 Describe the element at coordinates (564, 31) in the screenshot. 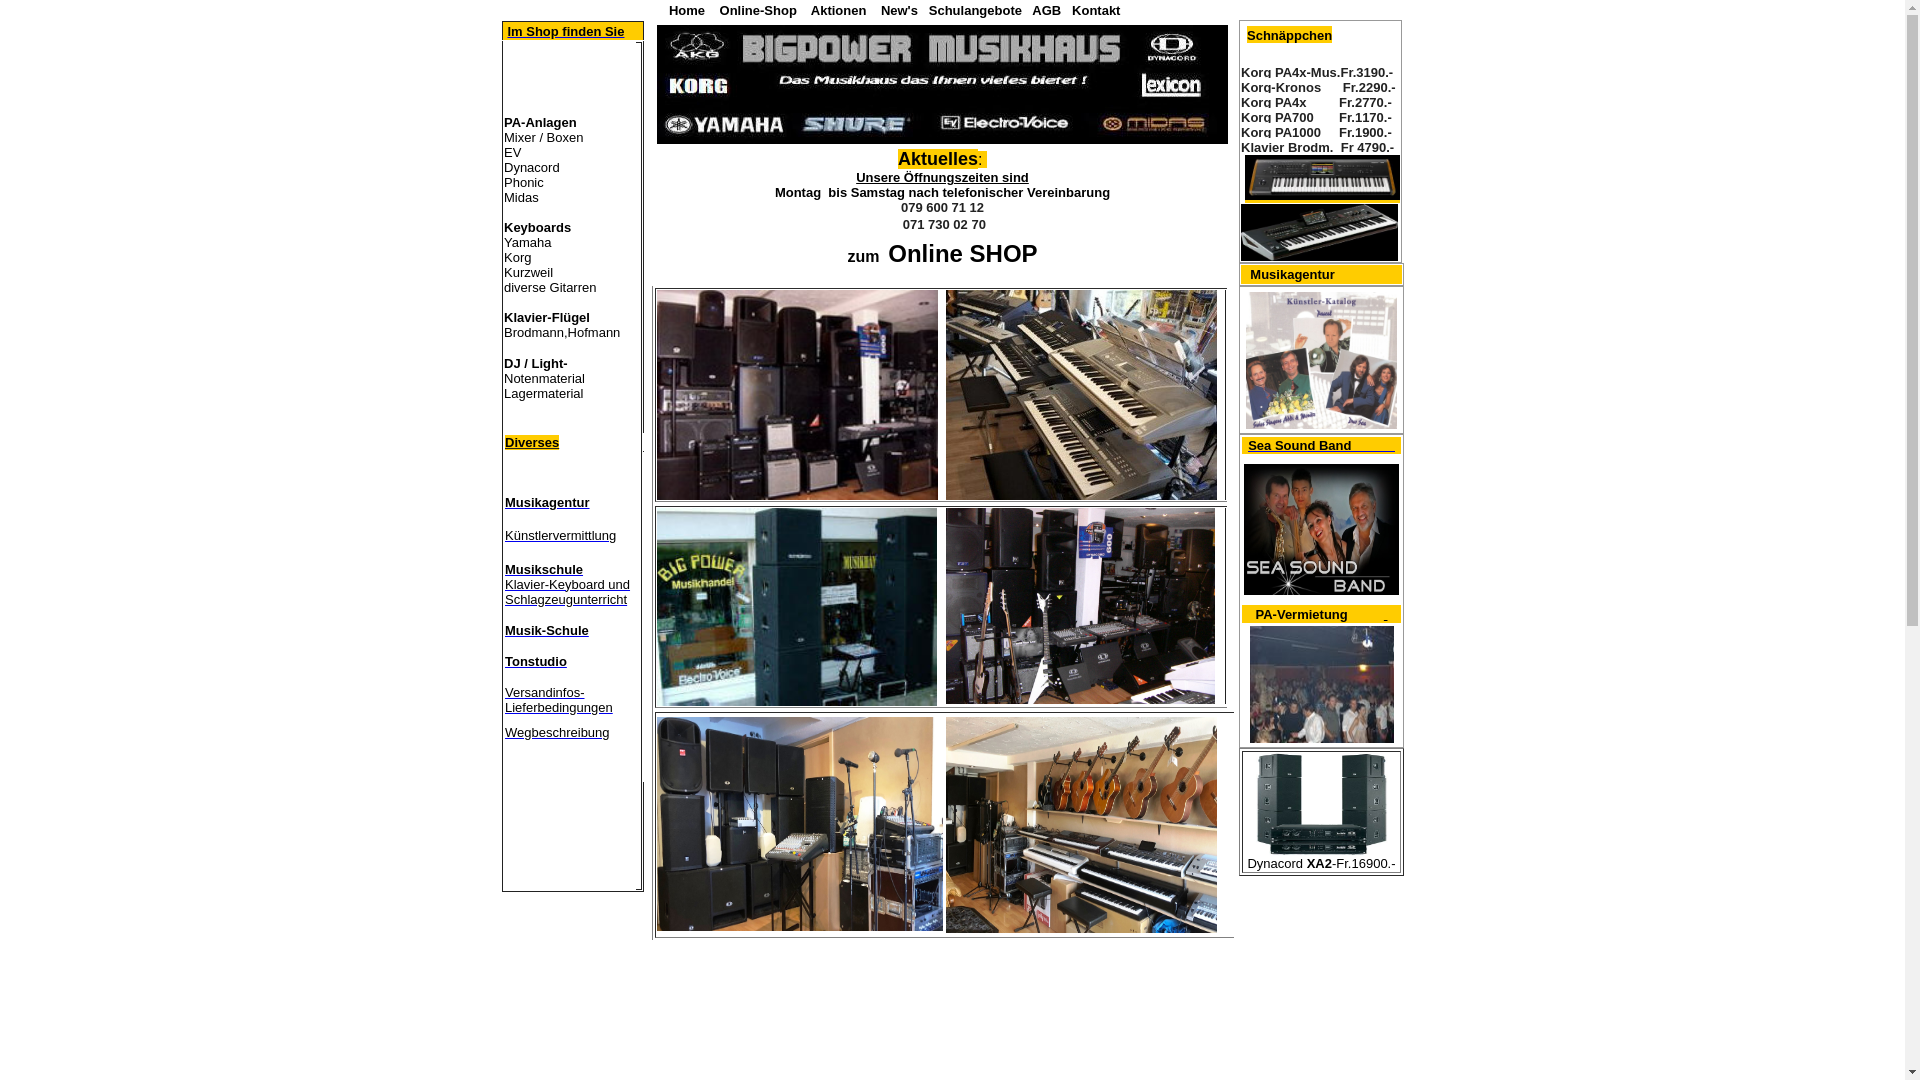

I see `'Im Shop finden Sie'` at that location.